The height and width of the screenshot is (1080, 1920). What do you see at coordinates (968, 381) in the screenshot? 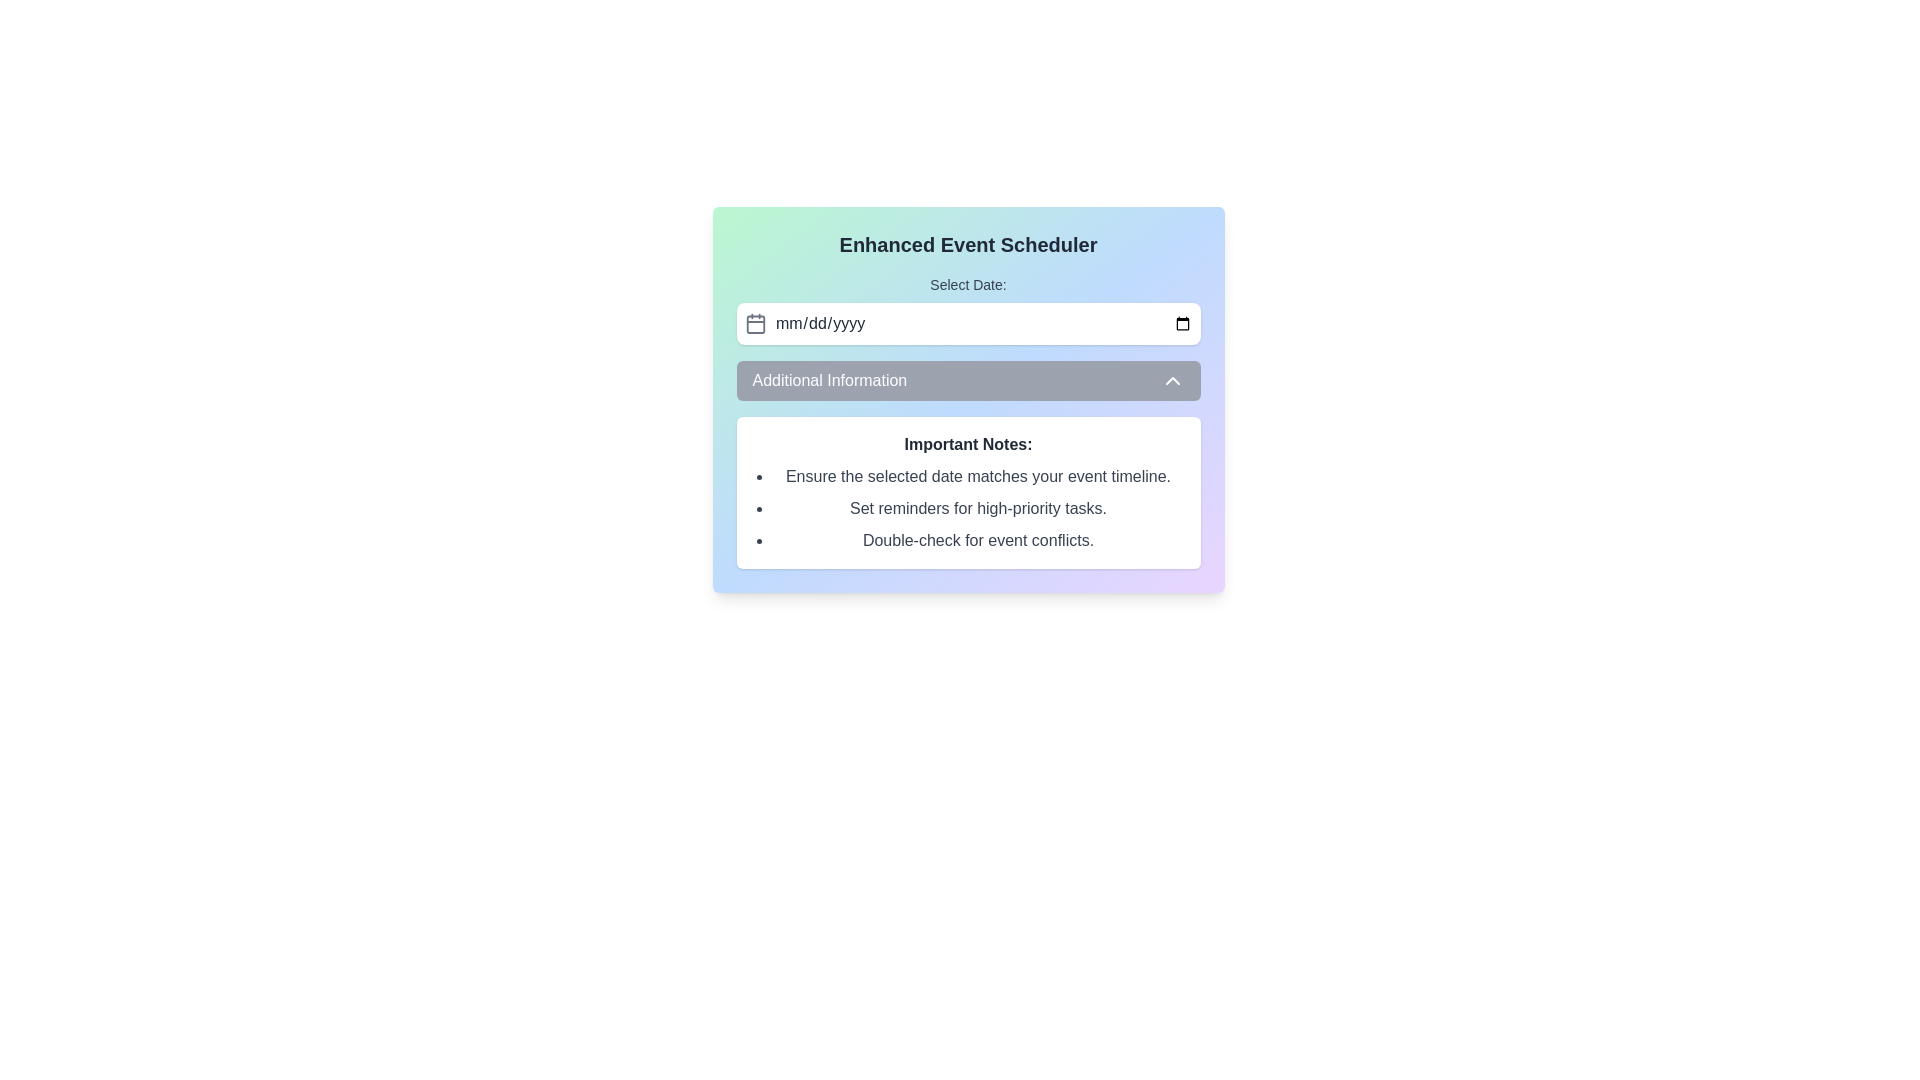
I see `the toggle button located below the 'Select Date' section and above the 'Important Notes' section` at bounding box center [968, 381].